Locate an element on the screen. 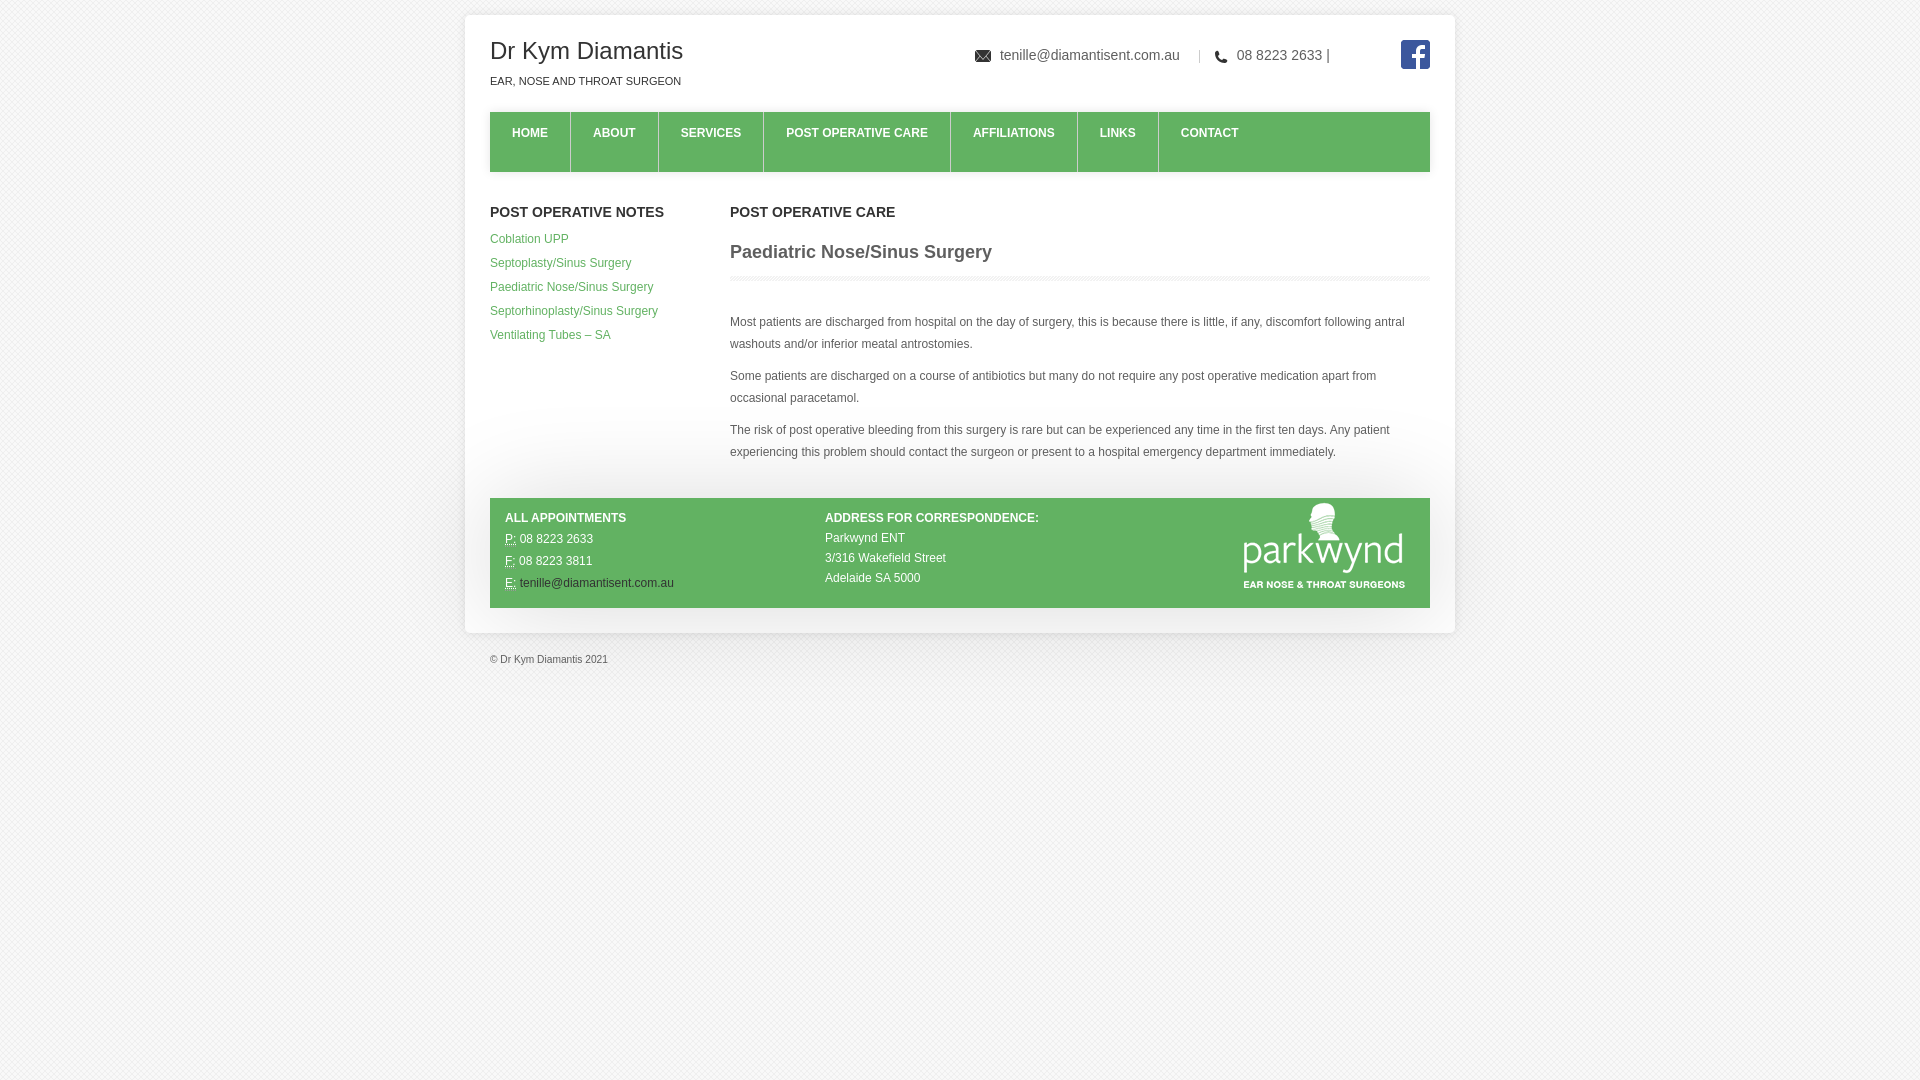 The height and width of the screenshot is (1080, 1920). 'Coblation UPP' is located at coordinates (529, 238).